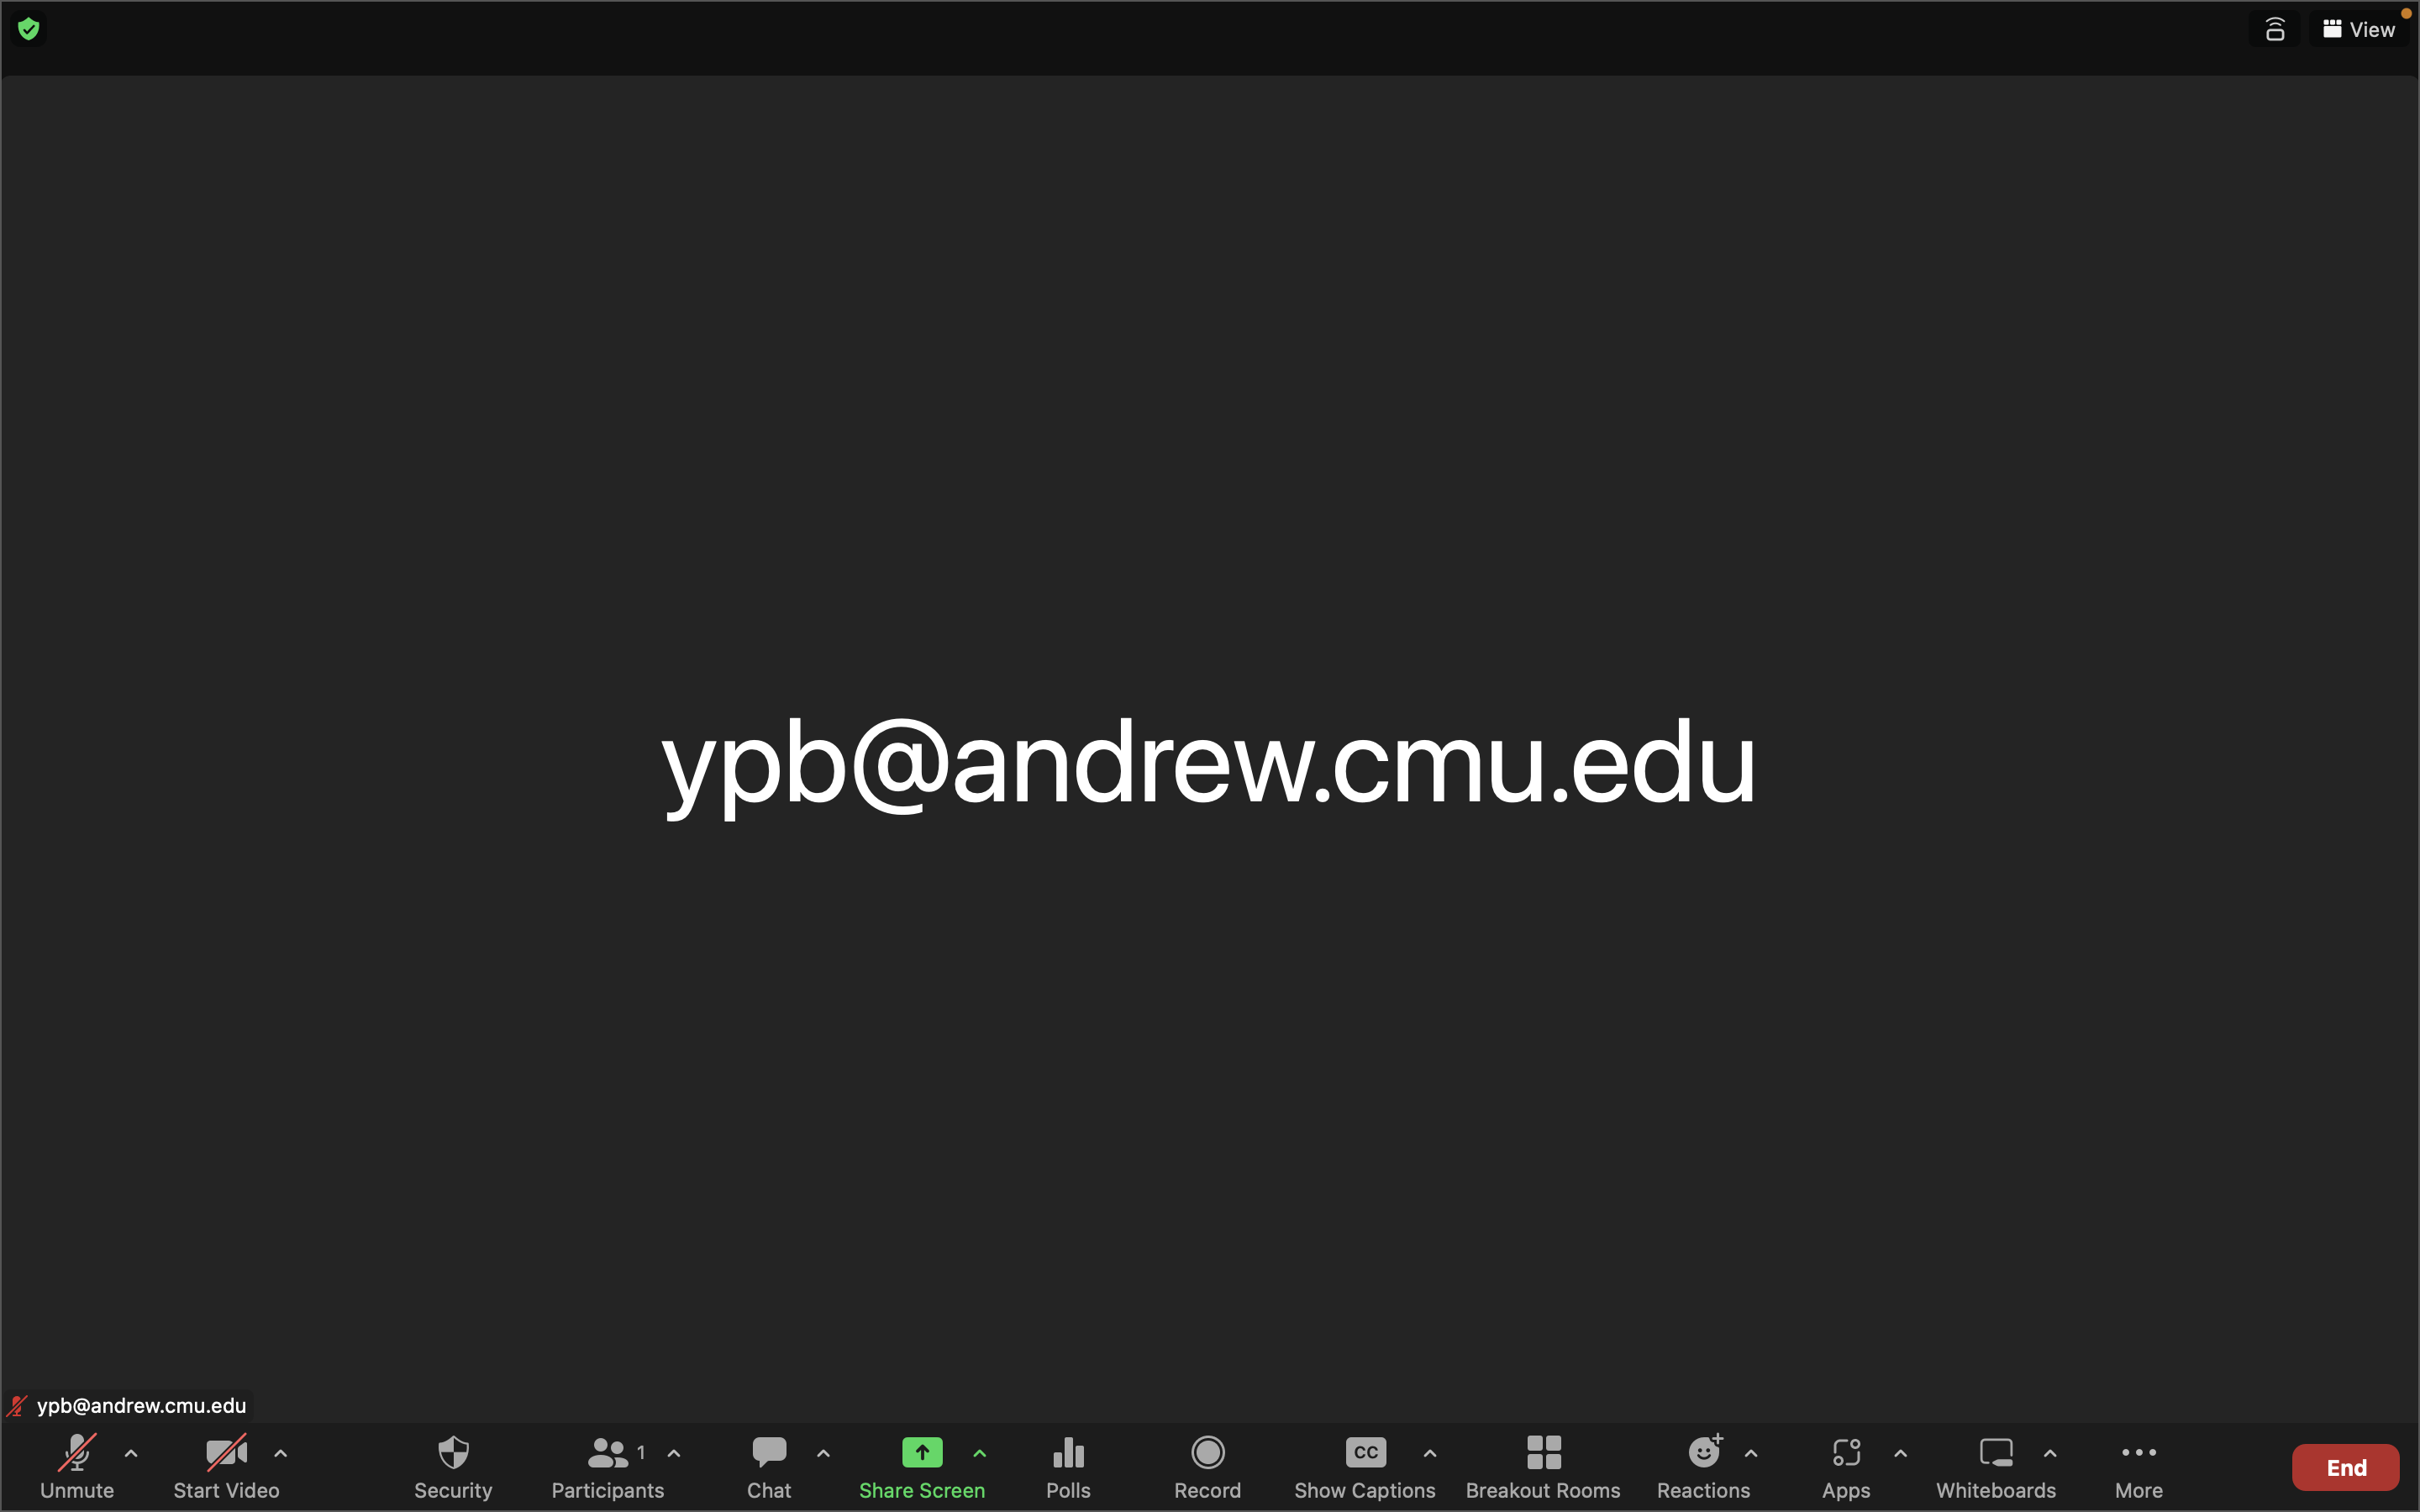  Describe the element at coordinates (224, 1467) in the screenshot. I see `Start the video by clicking on the icon at bottom left` at that location.